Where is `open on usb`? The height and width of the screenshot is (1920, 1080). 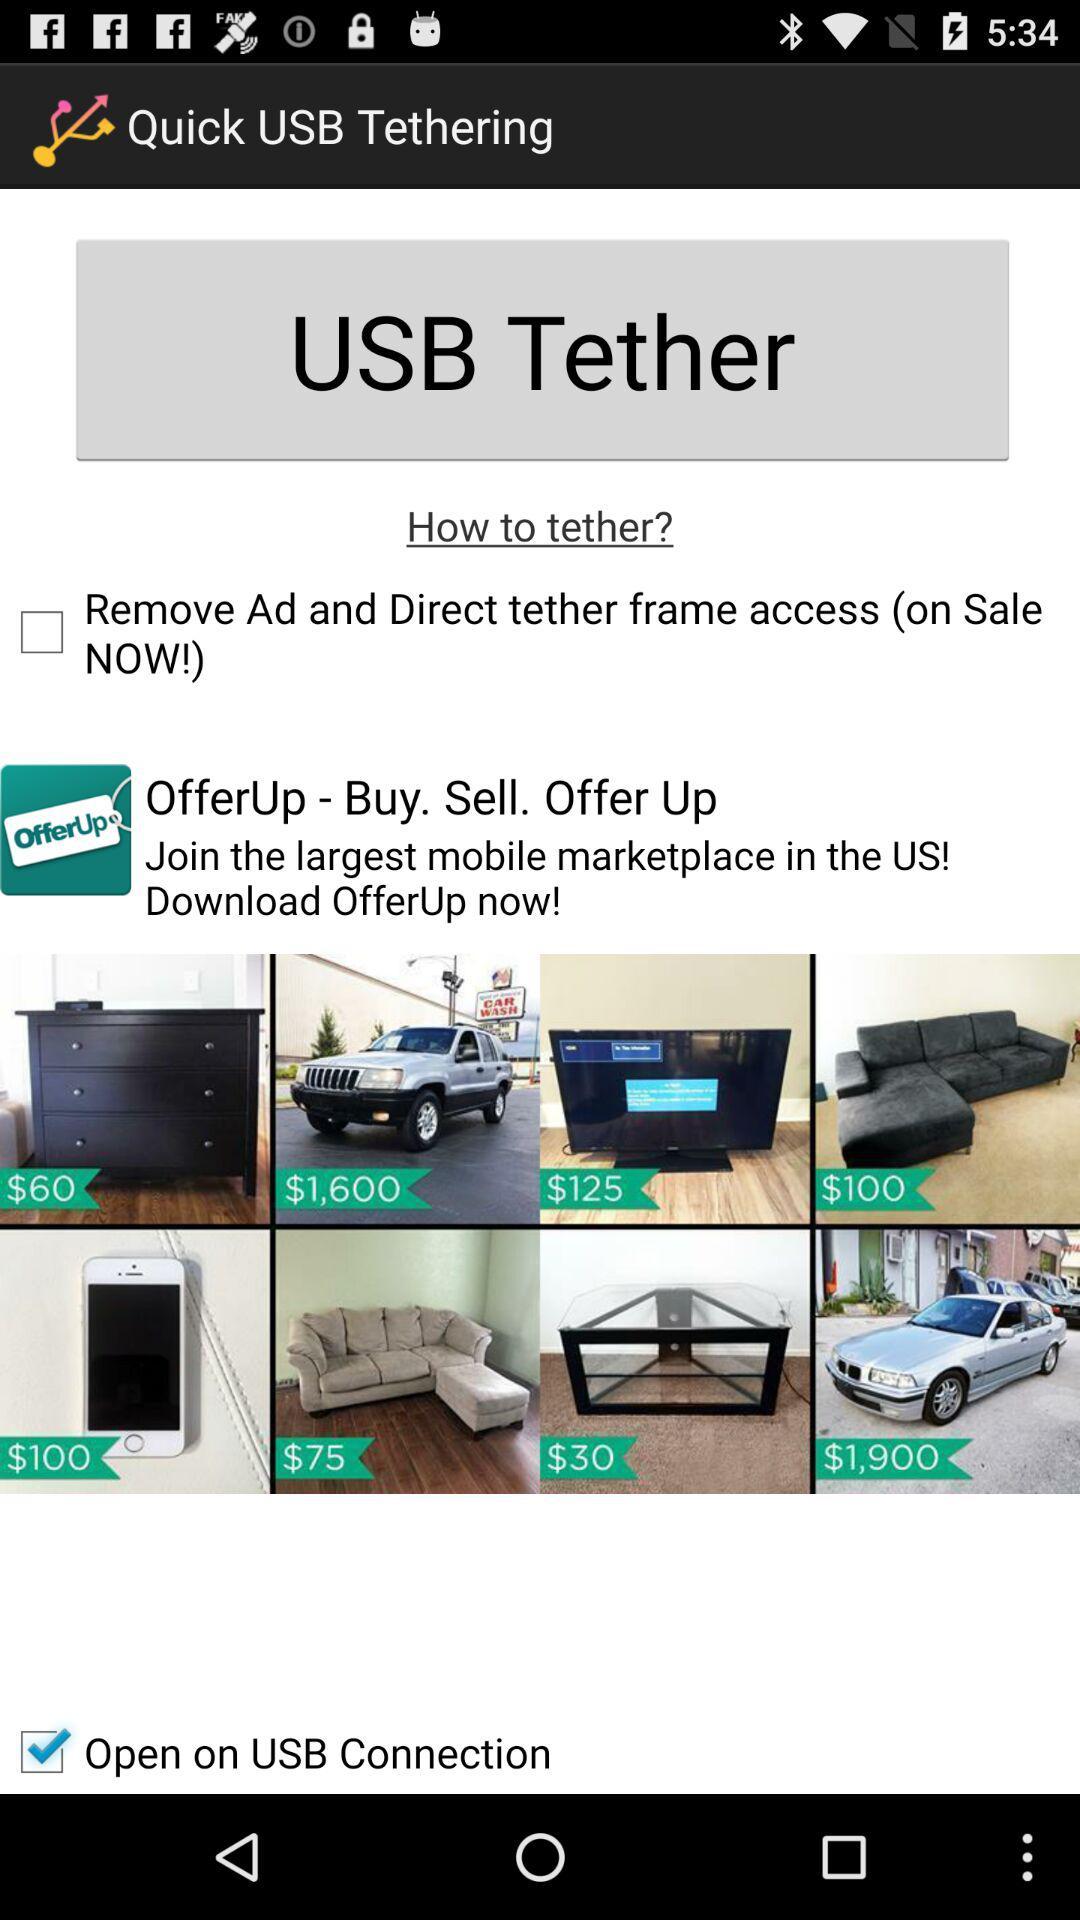
open on usb is located at coordinates (276, 1751).